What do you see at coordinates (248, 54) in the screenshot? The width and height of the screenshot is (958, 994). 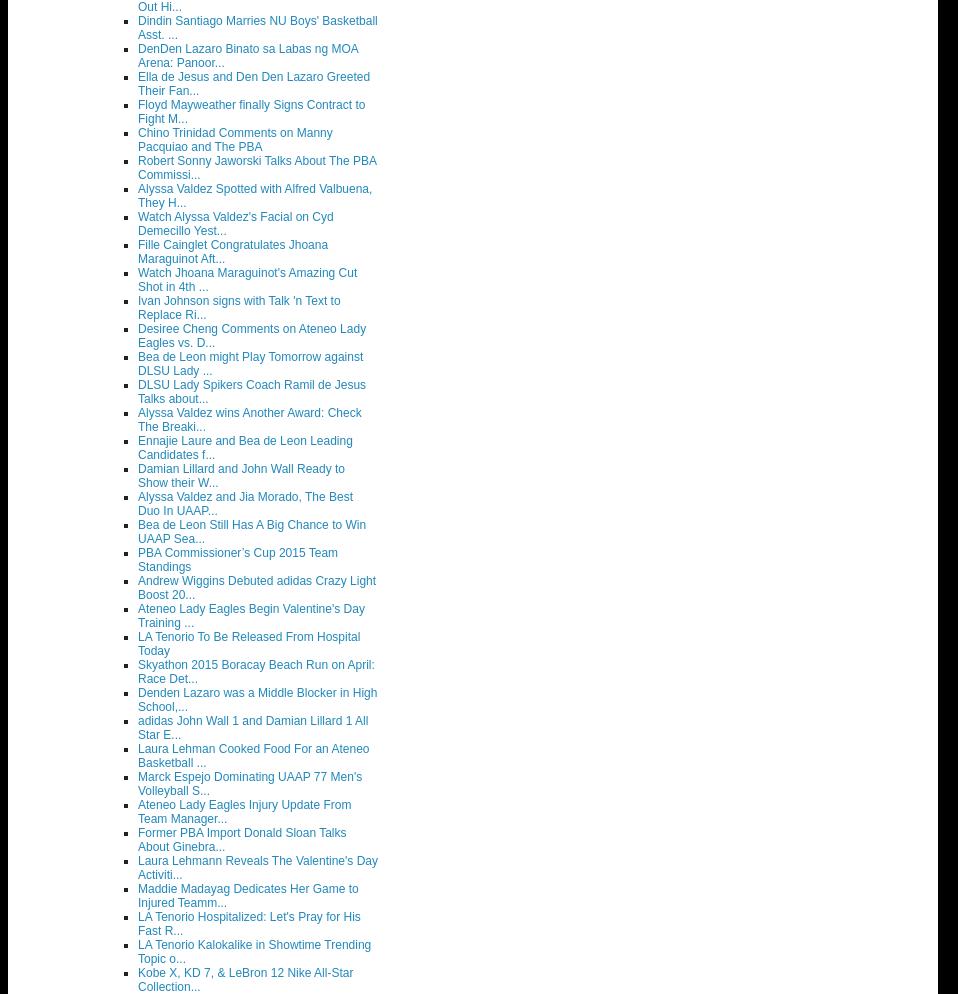 I see `'DenDen Lazaro Binato sa Labas ng MOA Arena: Panoor...'` at bounding box center [248, 54].